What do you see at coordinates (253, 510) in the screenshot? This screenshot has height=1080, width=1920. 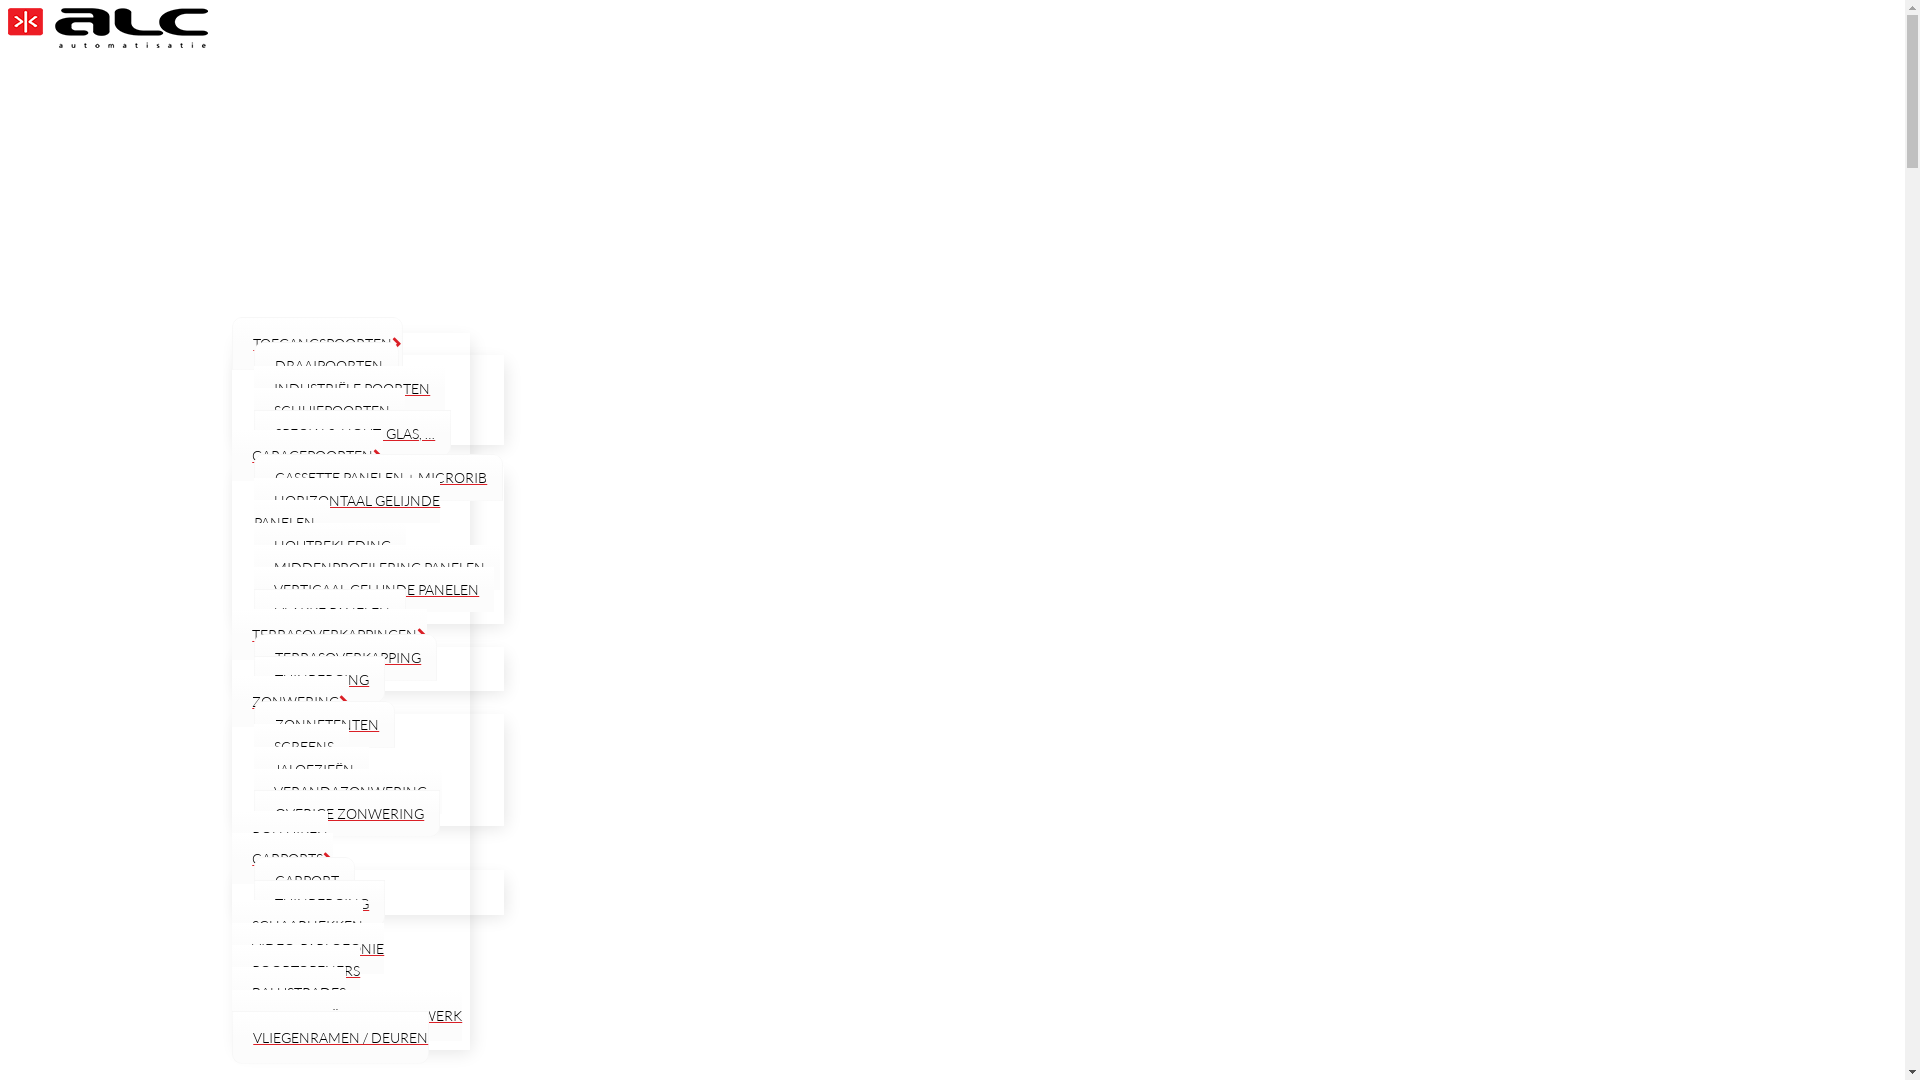 I see `'HORIZONTAAL GELIJNDE PANELEN'` at bounding box center [253, 510].